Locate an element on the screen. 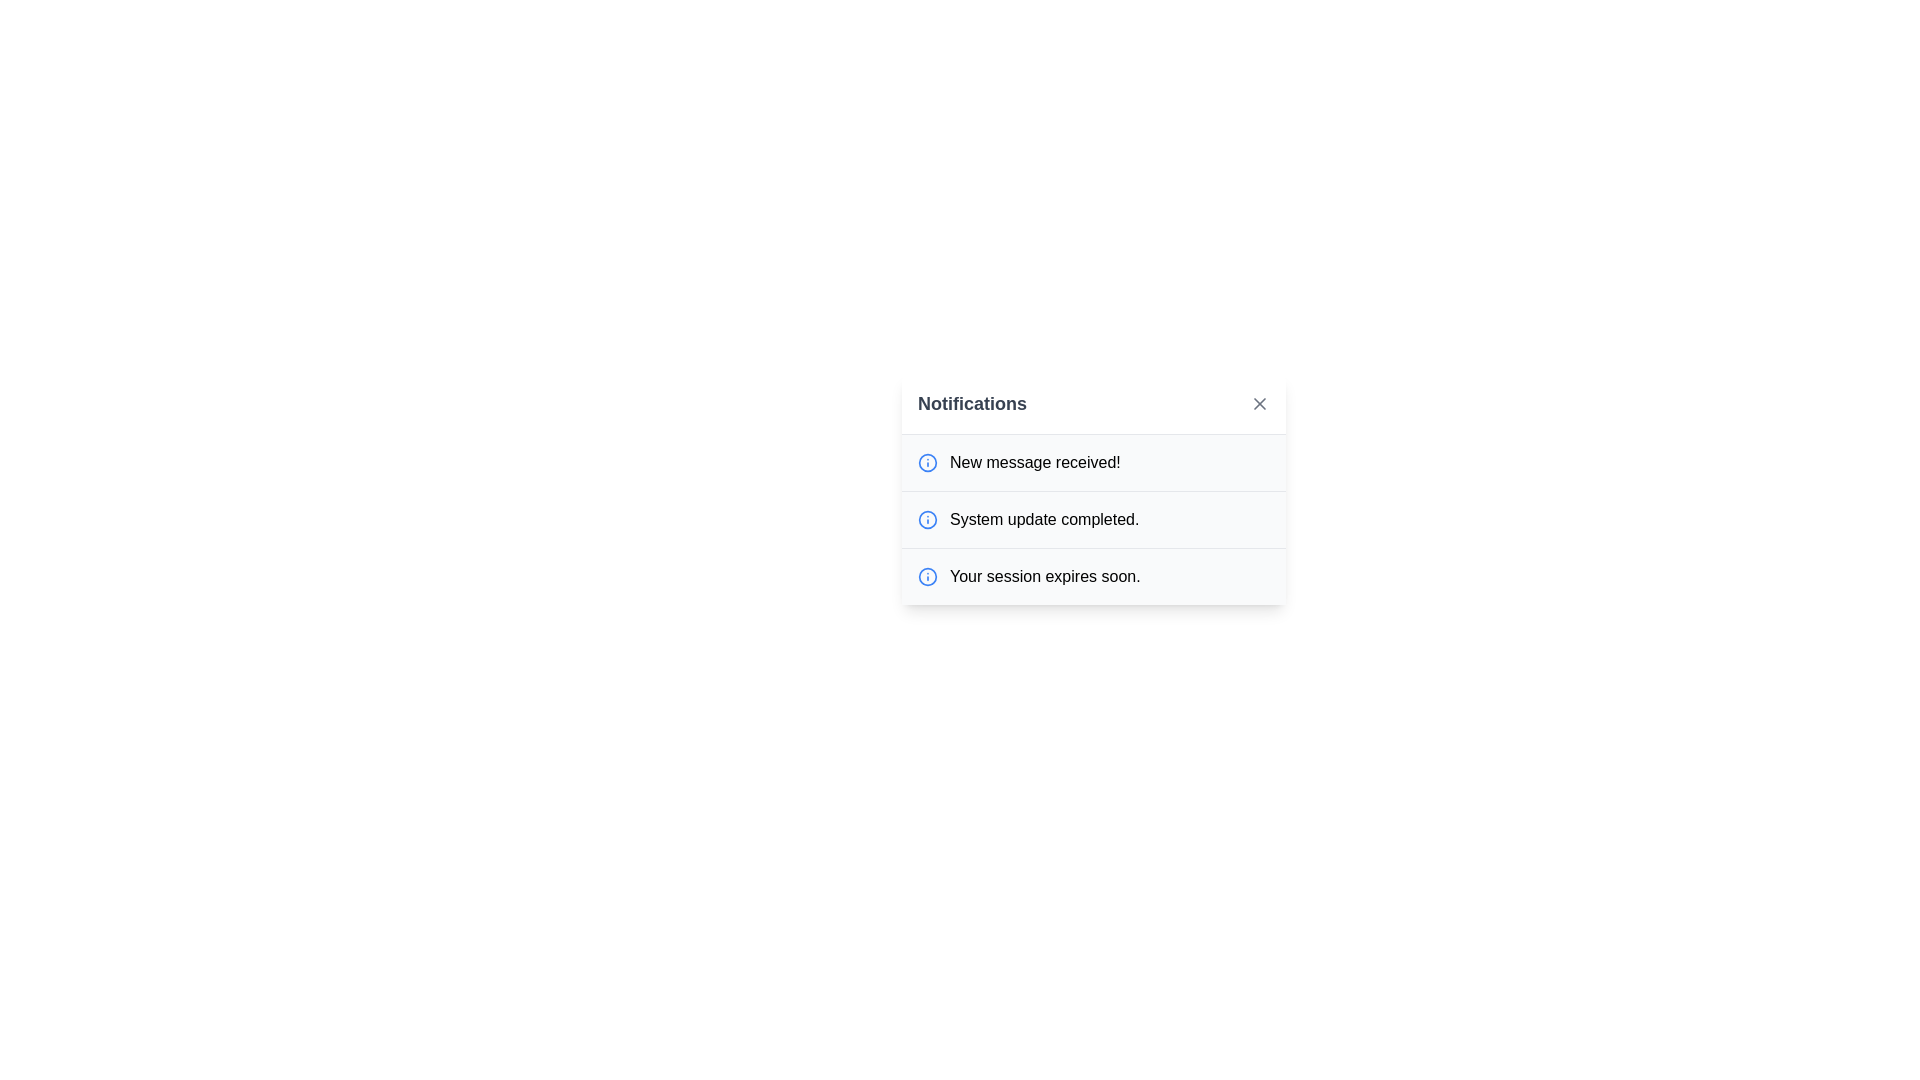 This screenshot has height=1080, width=1920. the static text notification indicating successful completion of a system update, which is the second notification in a vertical list of three notifications within a card is located at coordinates (1043, 519).